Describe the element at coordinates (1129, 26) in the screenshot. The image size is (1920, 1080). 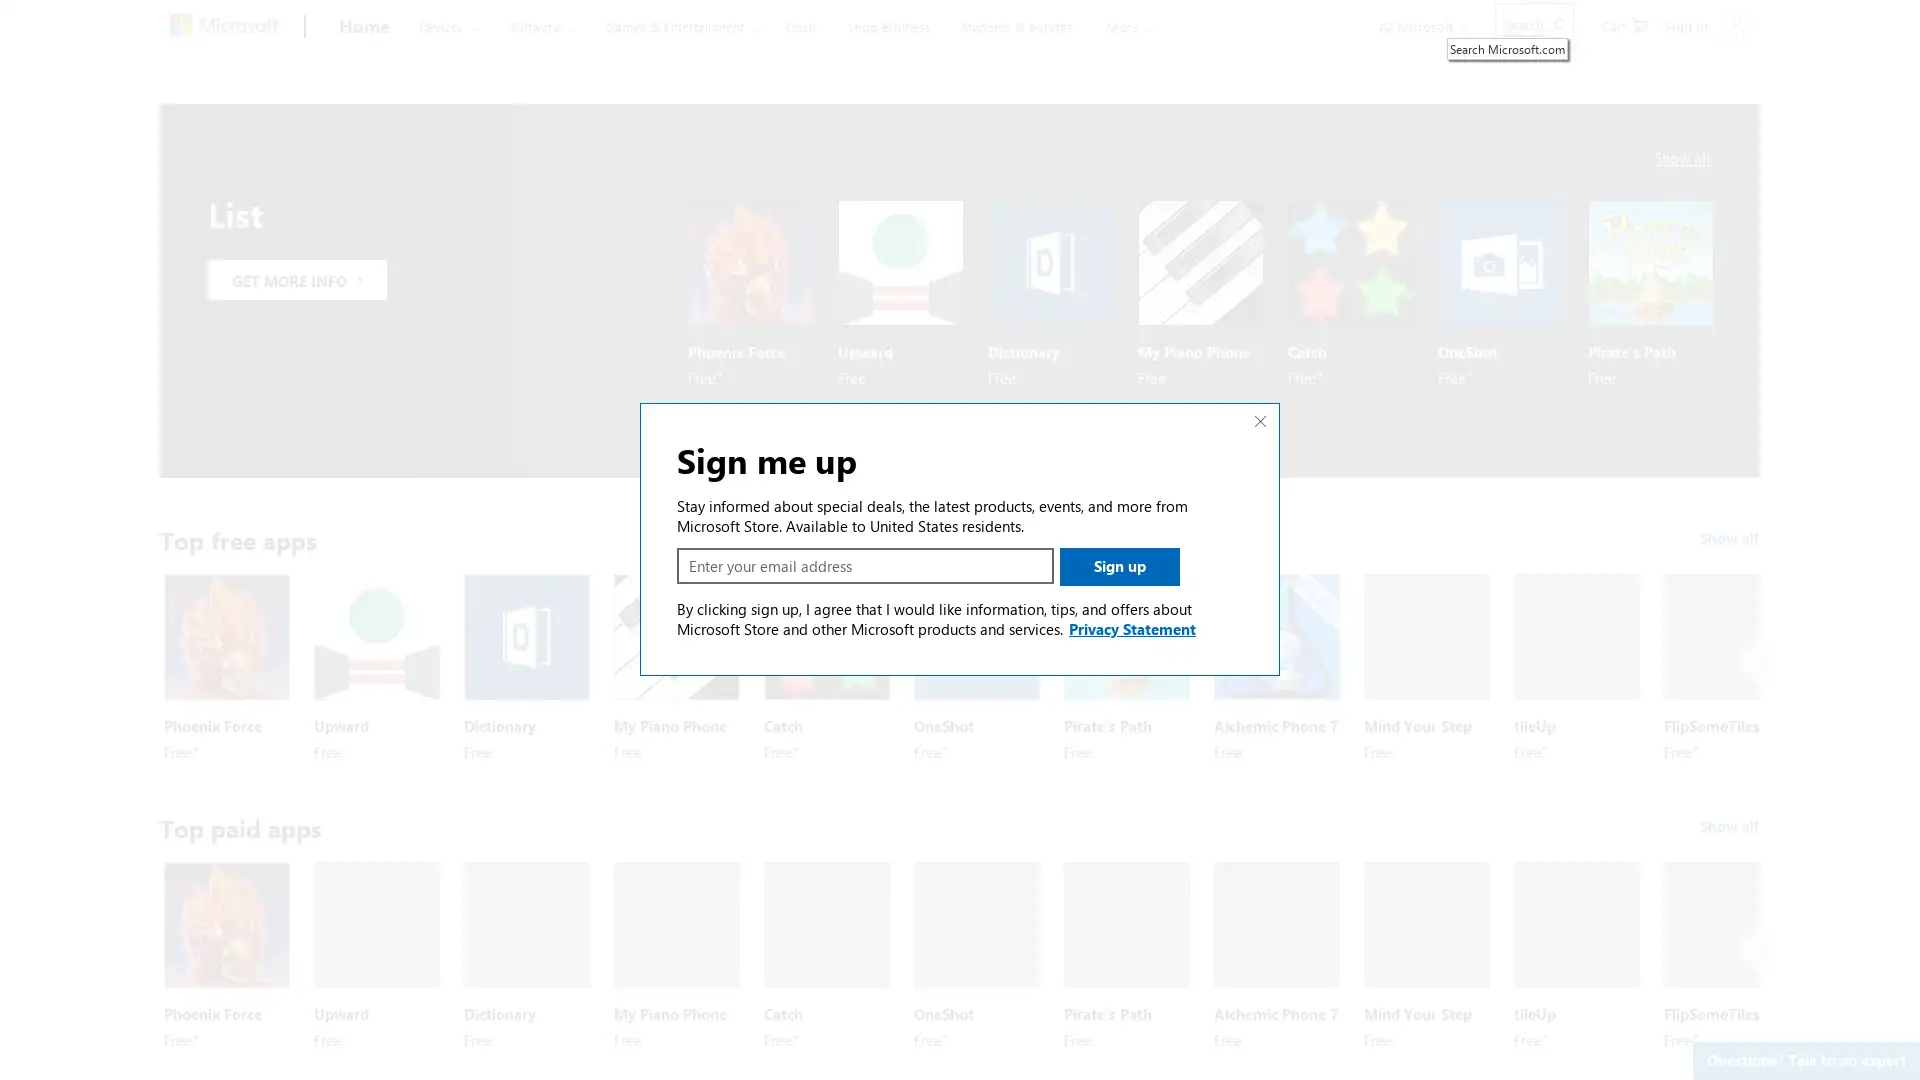
I see `More` at that location.